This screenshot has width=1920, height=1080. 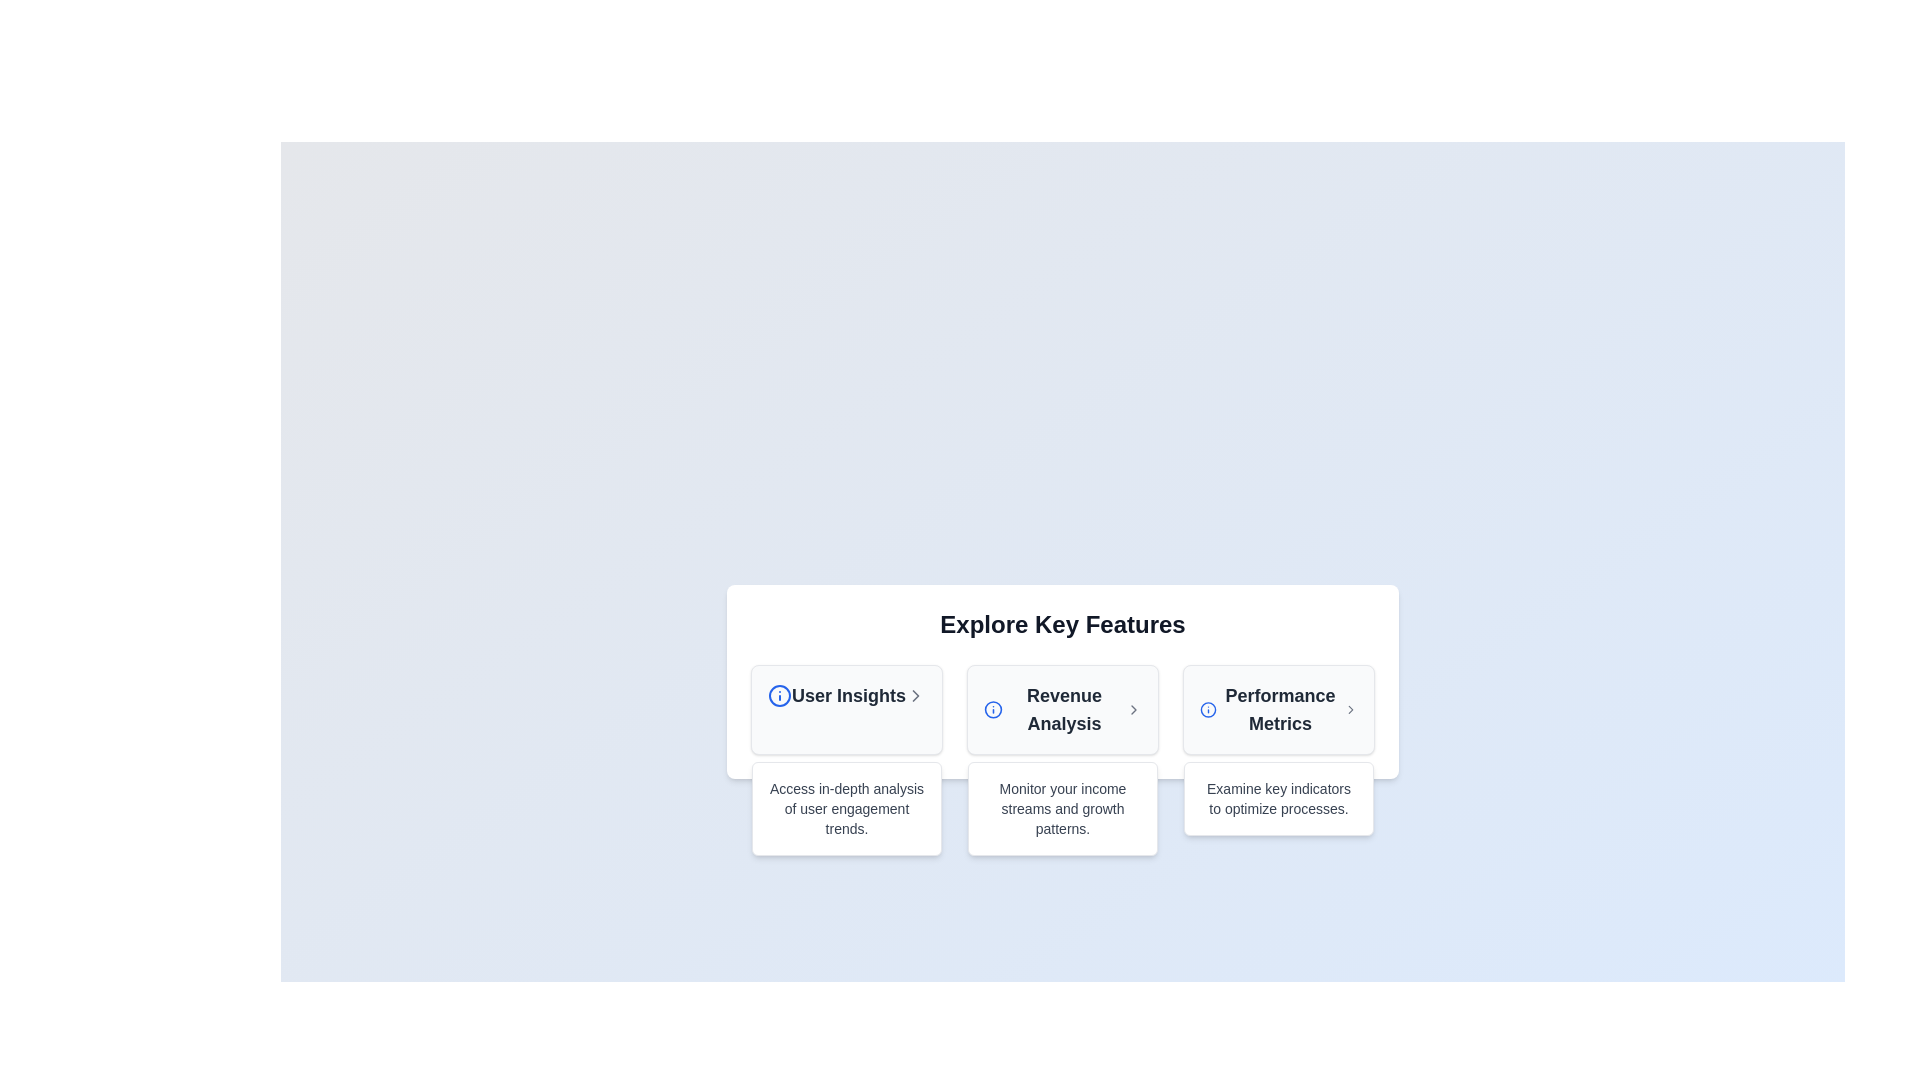 I want to click on the Text element that serves as a heading for the card component under the header 'Explore Key Features' located in the third column, so click(x=1277, y=708).